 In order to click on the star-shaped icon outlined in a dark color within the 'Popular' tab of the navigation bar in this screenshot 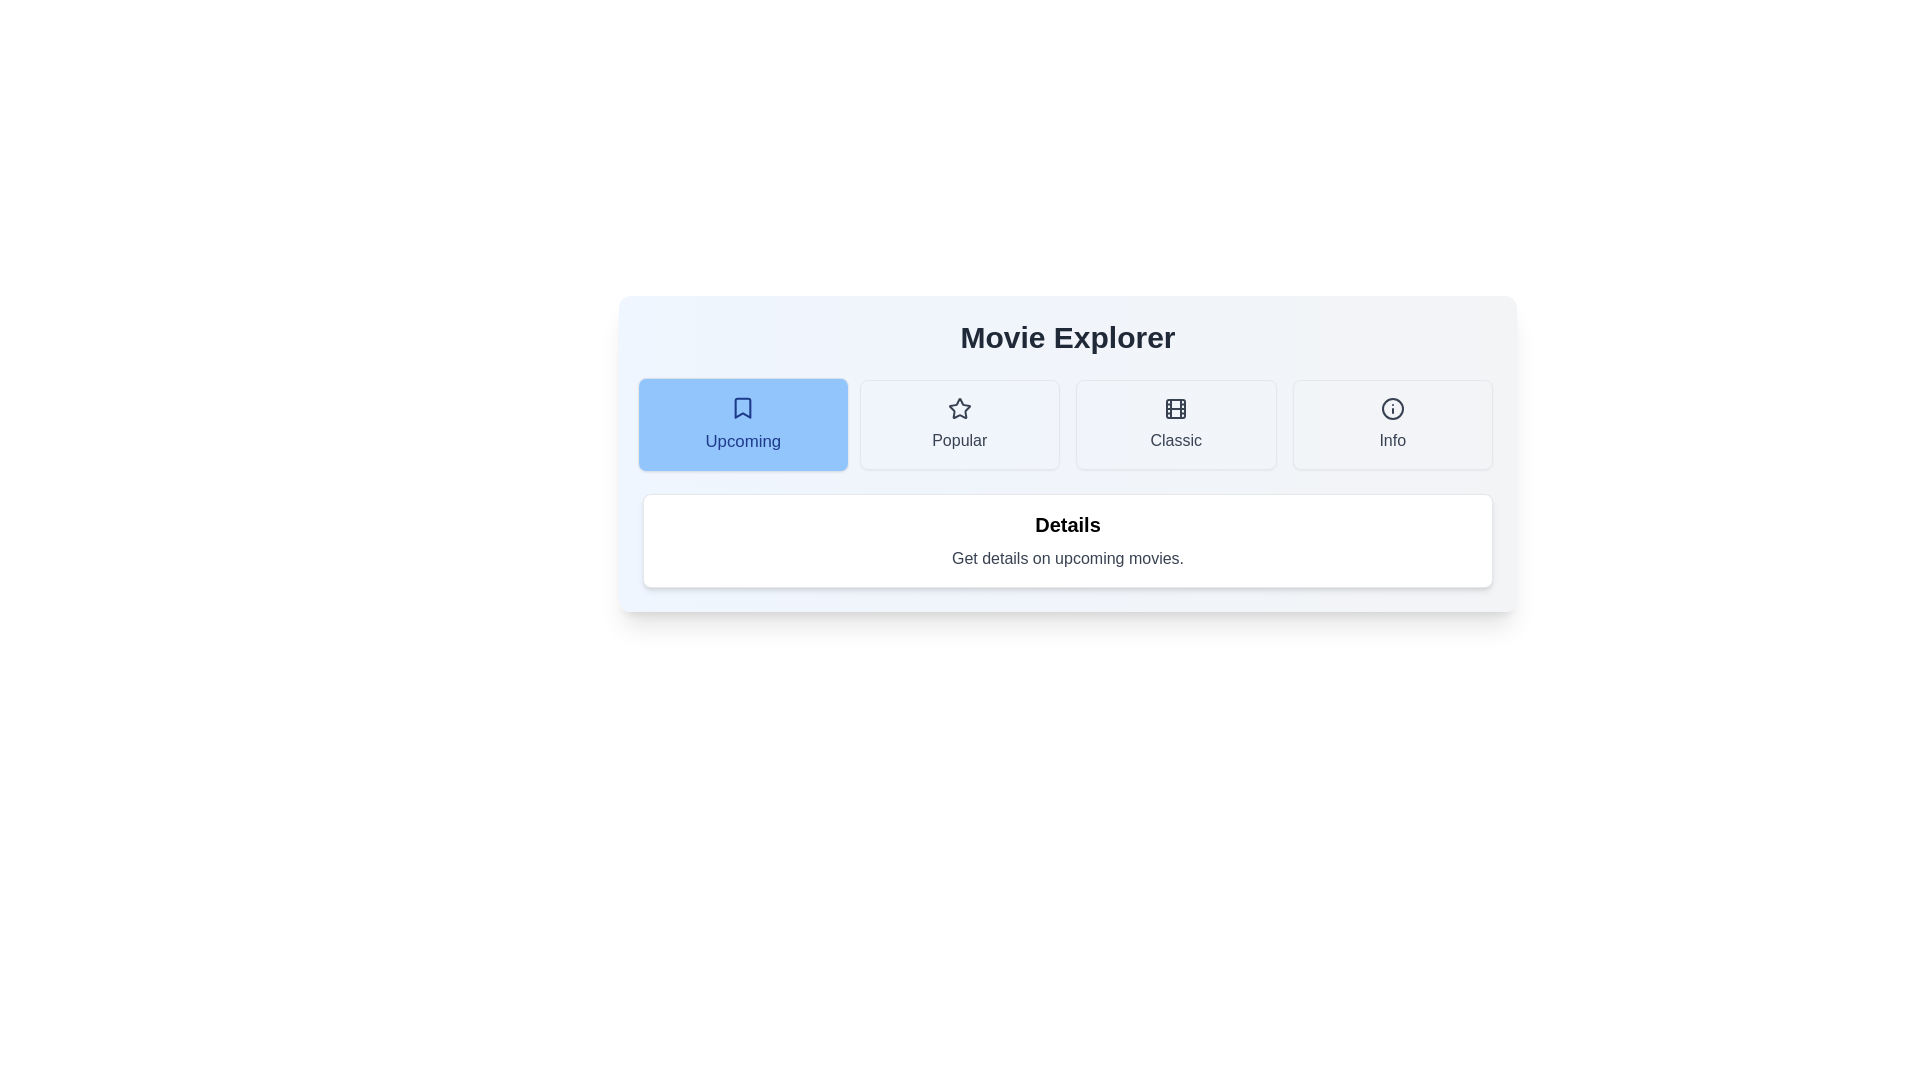, I will do `click(958, 407)`.